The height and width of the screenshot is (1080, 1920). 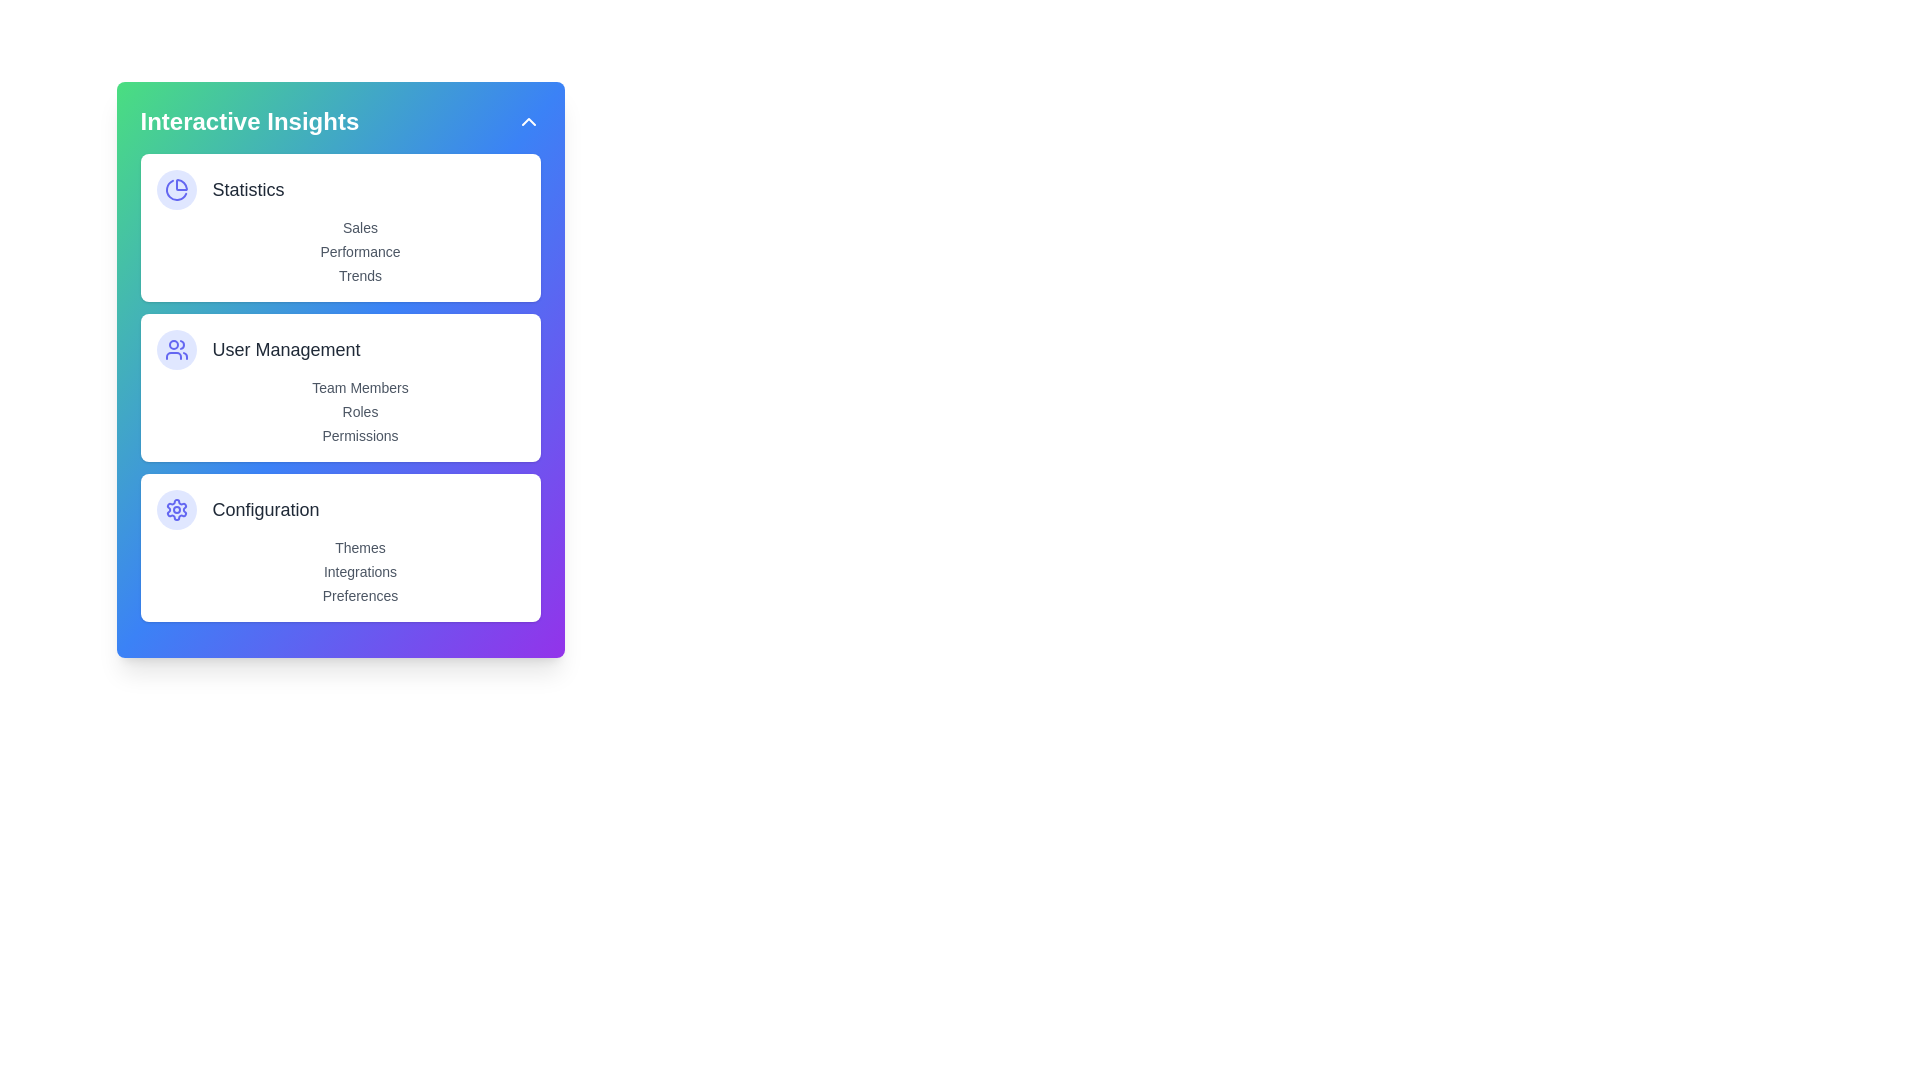 I want to click on the icon of the section User Management, so click(x=176, y=349).